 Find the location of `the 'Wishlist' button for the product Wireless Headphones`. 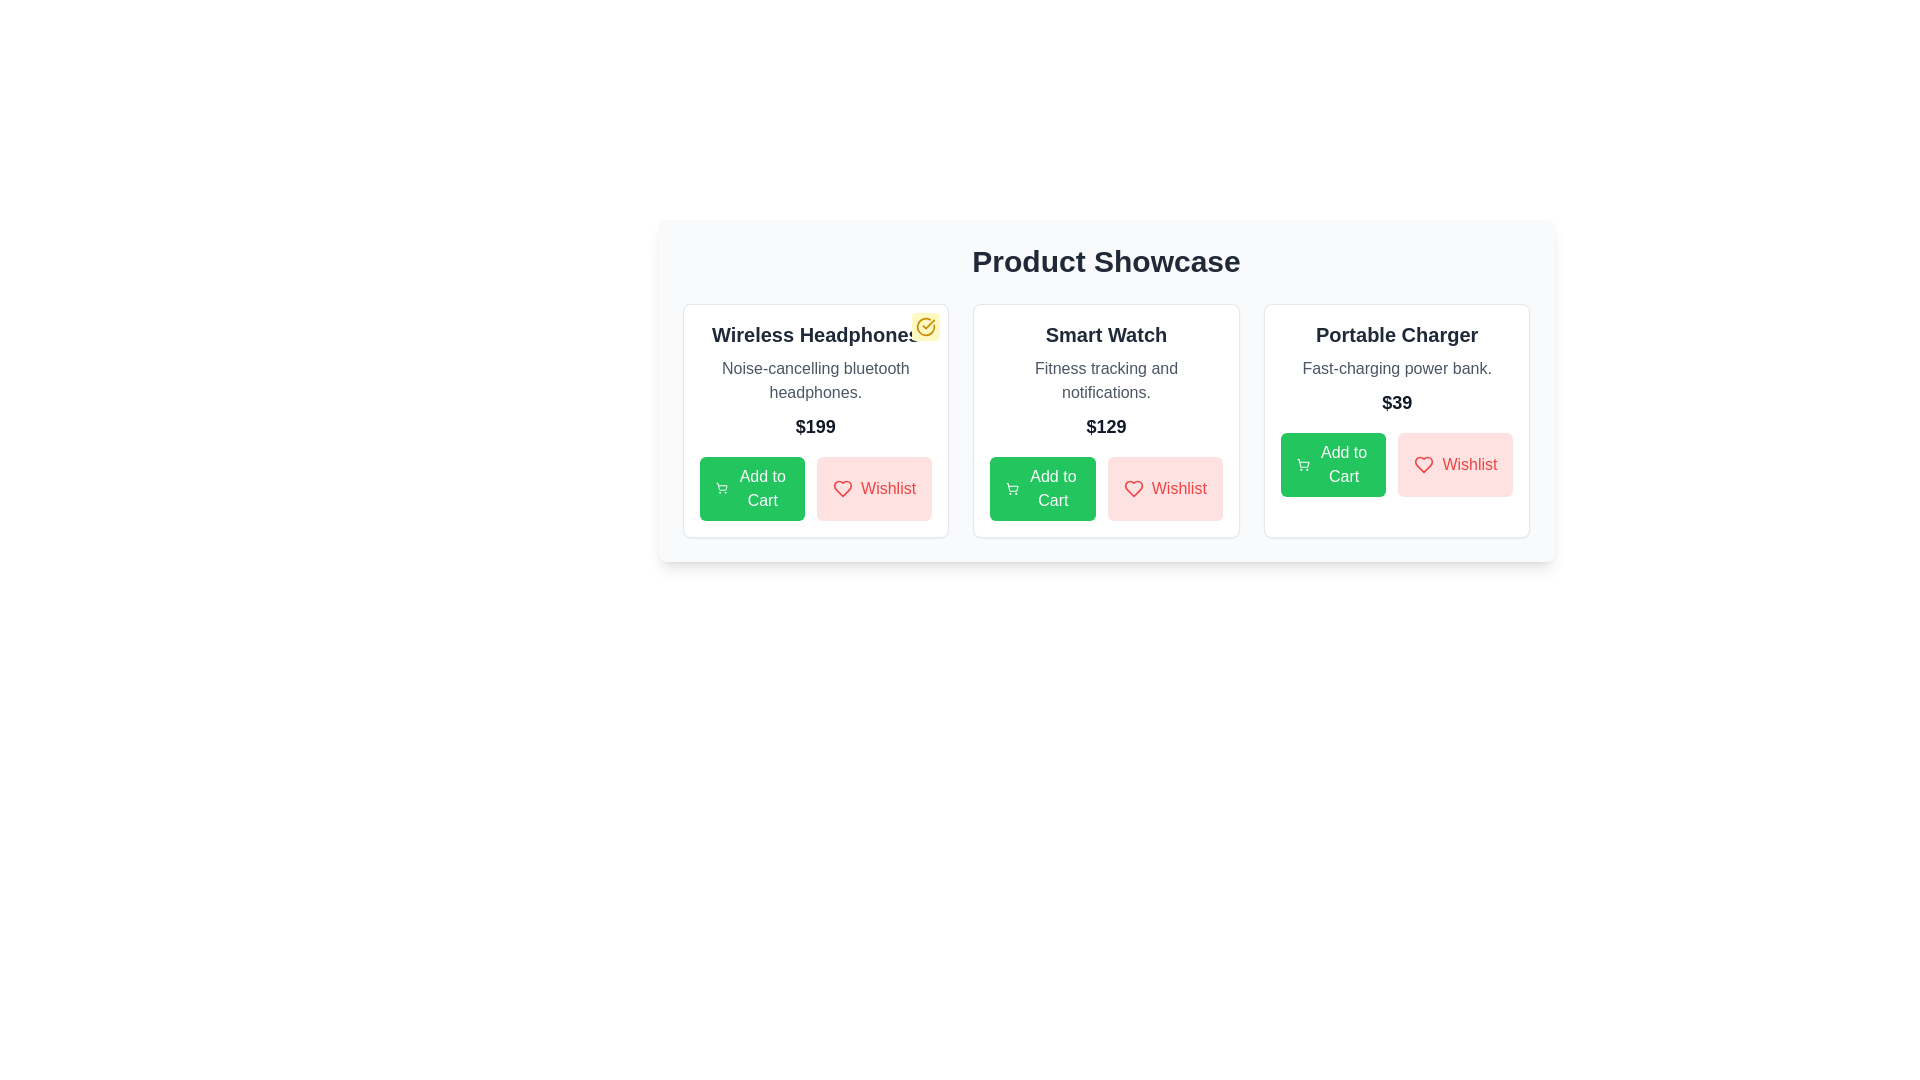

the 'Wishlist' button for the product Wireless Headphones is located at coordinates (874, 489).